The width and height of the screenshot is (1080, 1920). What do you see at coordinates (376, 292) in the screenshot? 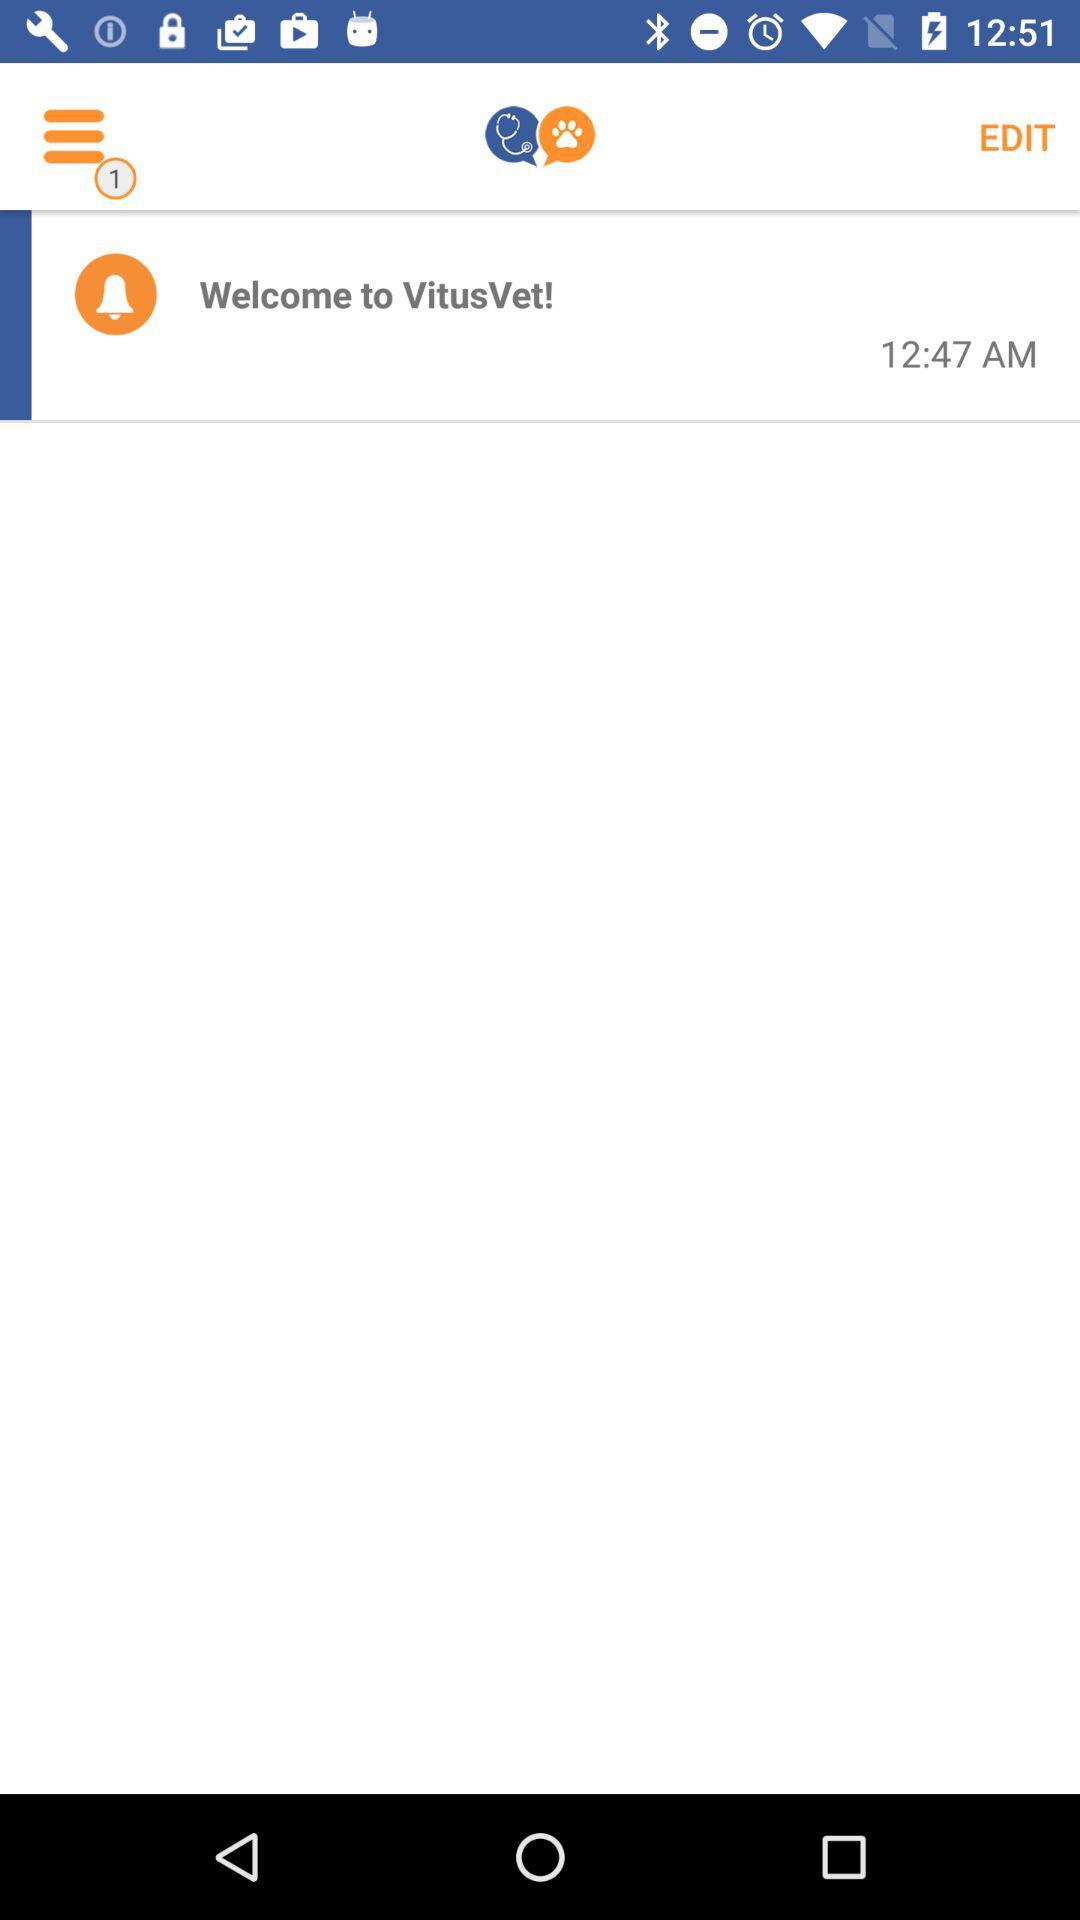
I see `icon to the left of the 12:47 am icon` at bounding box center [376, 292].